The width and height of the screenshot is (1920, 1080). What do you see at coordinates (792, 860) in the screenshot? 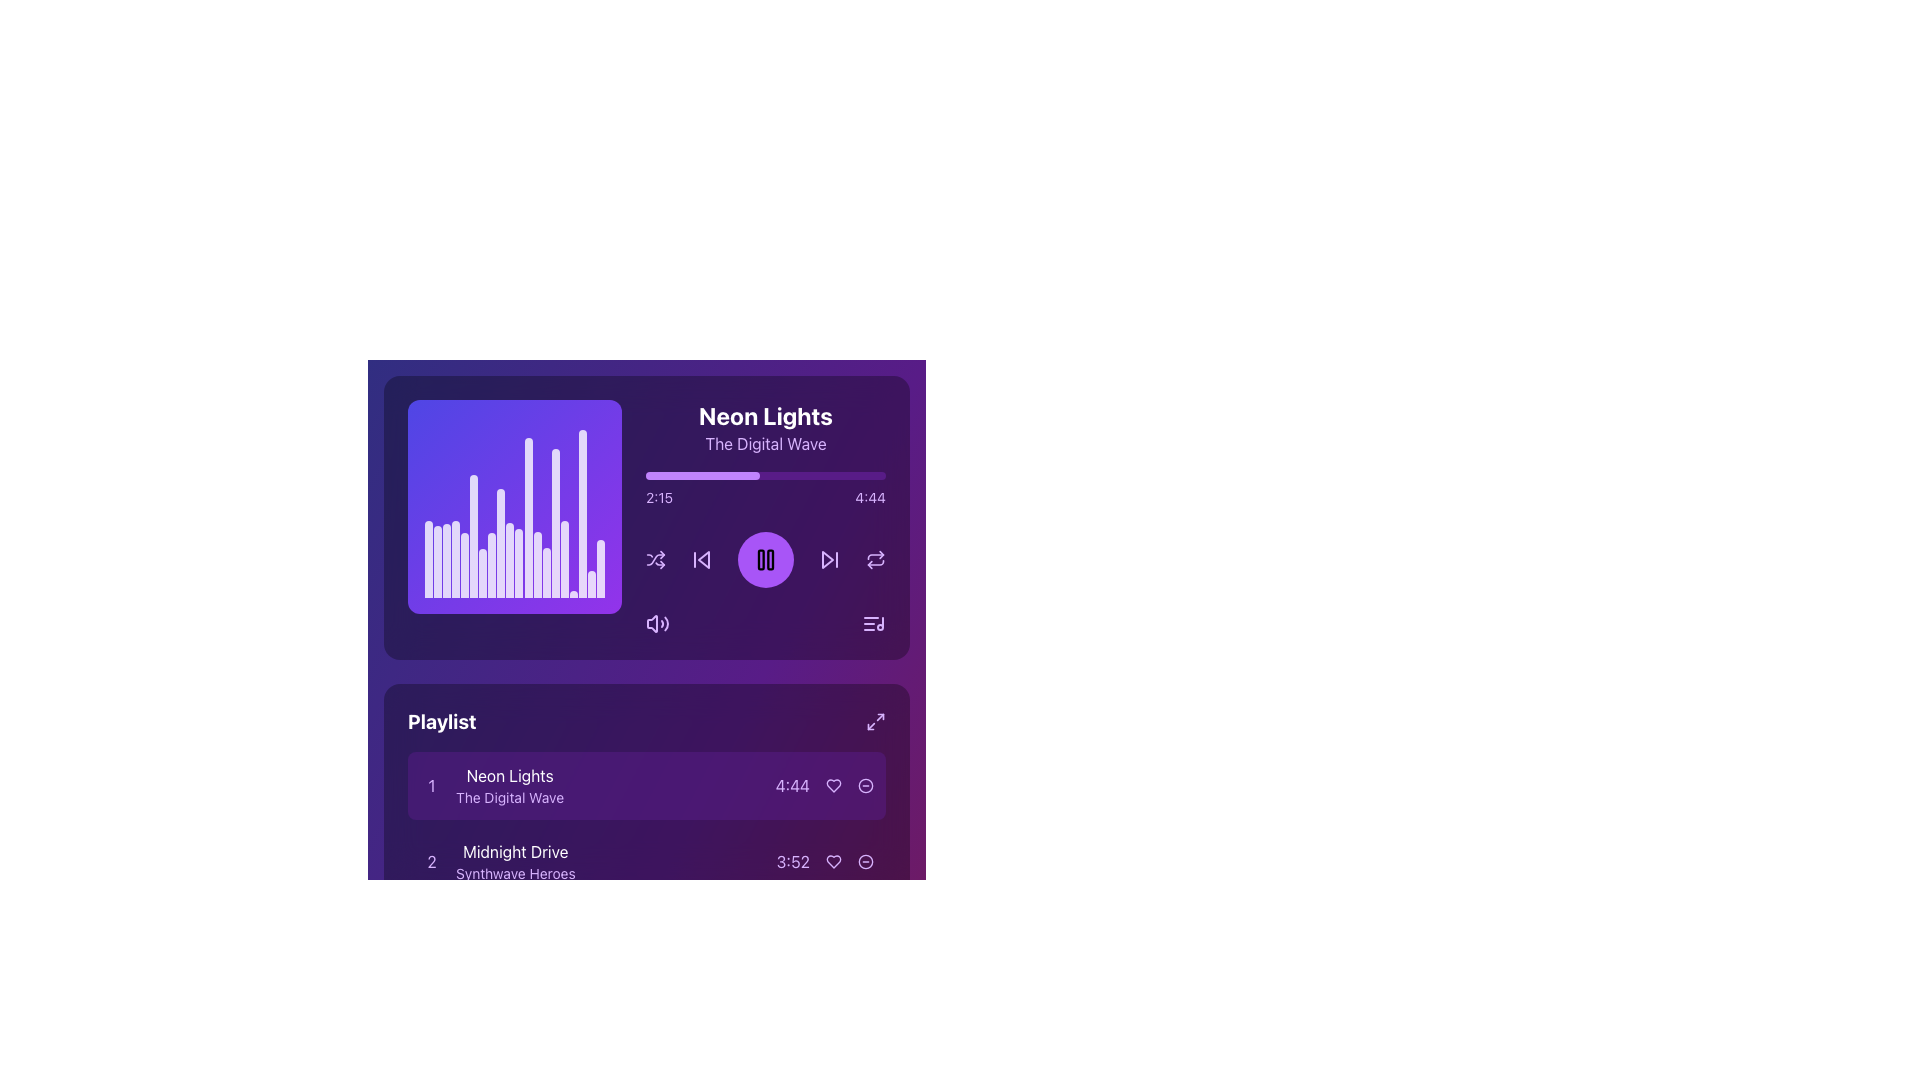
I see `the duration text label for the song 'Midnight Drive', which is located in the bottom-right corner of the 'Playlist' section` at bounding box center [792, 860].